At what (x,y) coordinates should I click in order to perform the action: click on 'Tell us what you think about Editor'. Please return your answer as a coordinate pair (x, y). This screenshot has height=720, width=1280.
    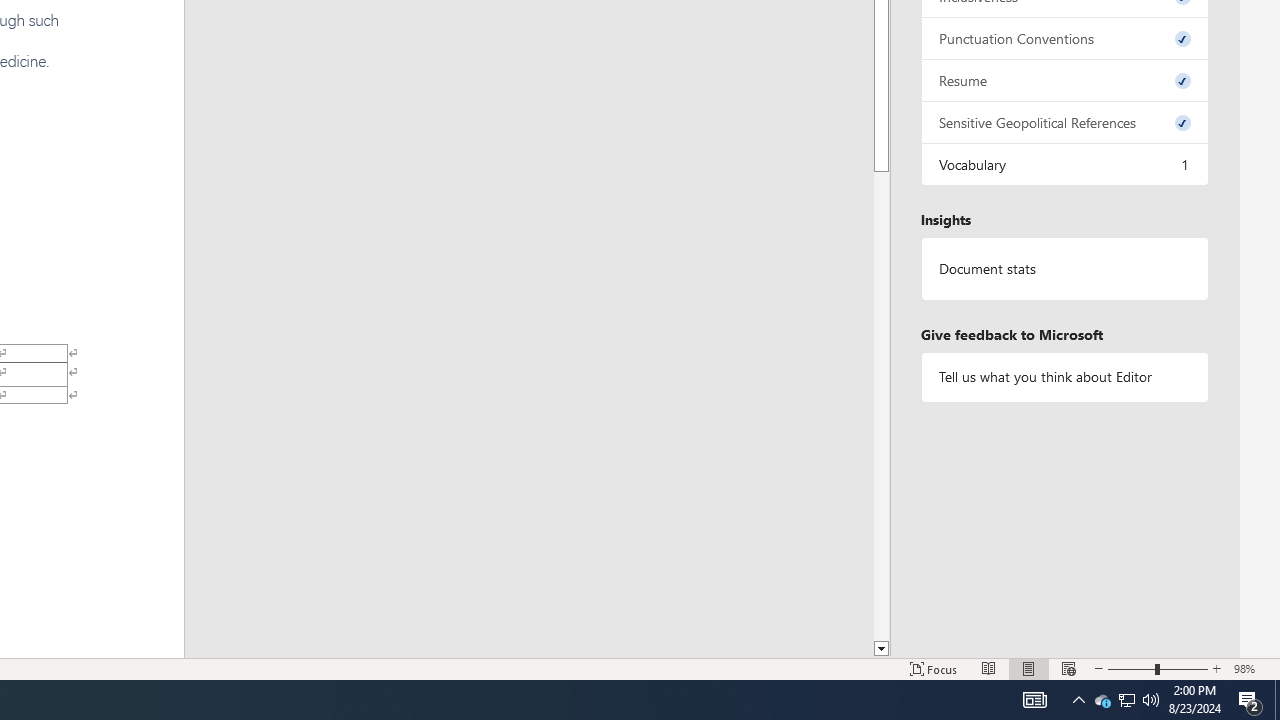
    Looking at the image, I should click on (1063, 377).